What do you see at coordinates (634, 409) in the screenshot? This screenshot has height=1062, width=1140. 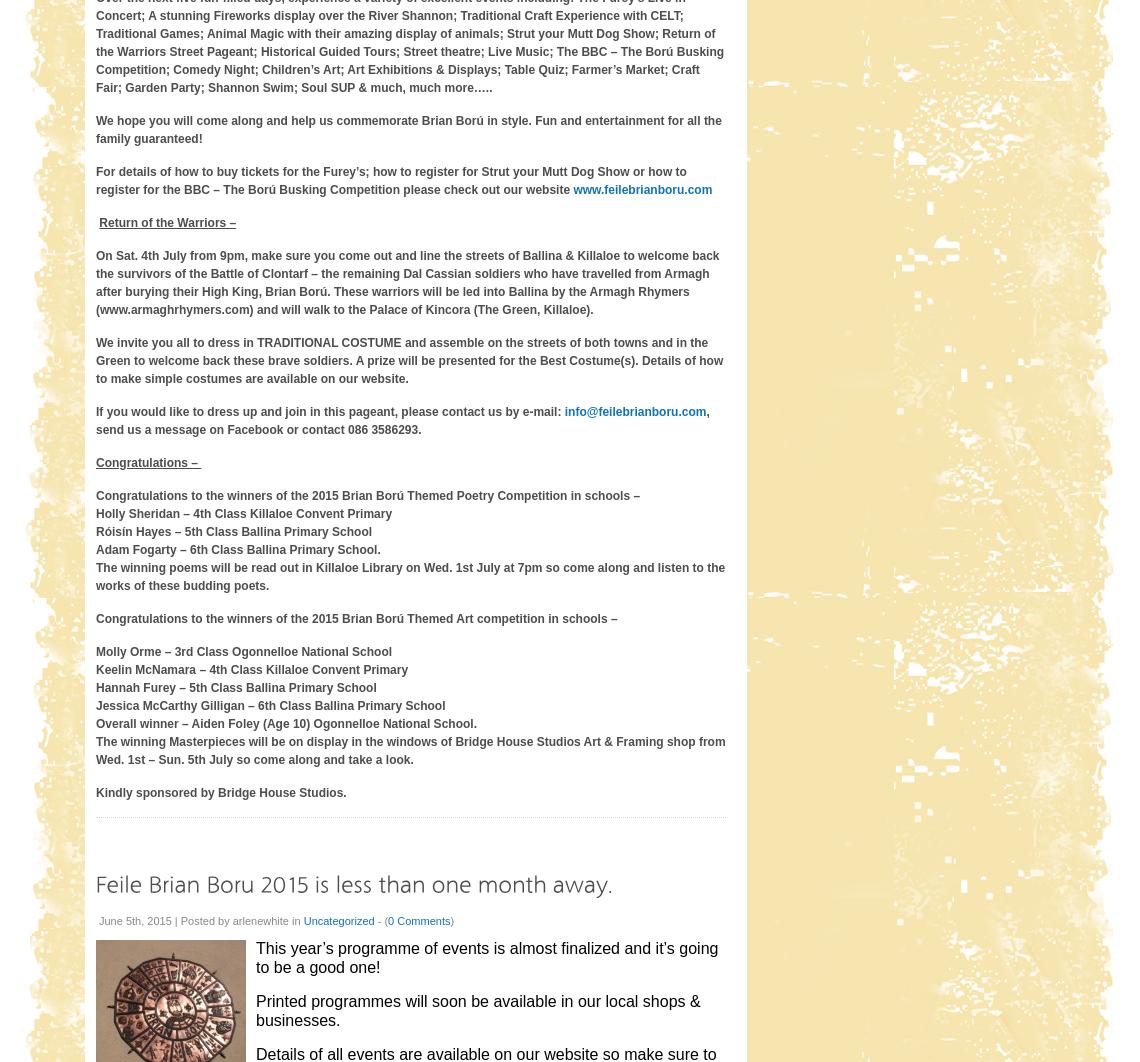 I see `'info@feilebrianboru.com'` at bounding box center [634, 409].